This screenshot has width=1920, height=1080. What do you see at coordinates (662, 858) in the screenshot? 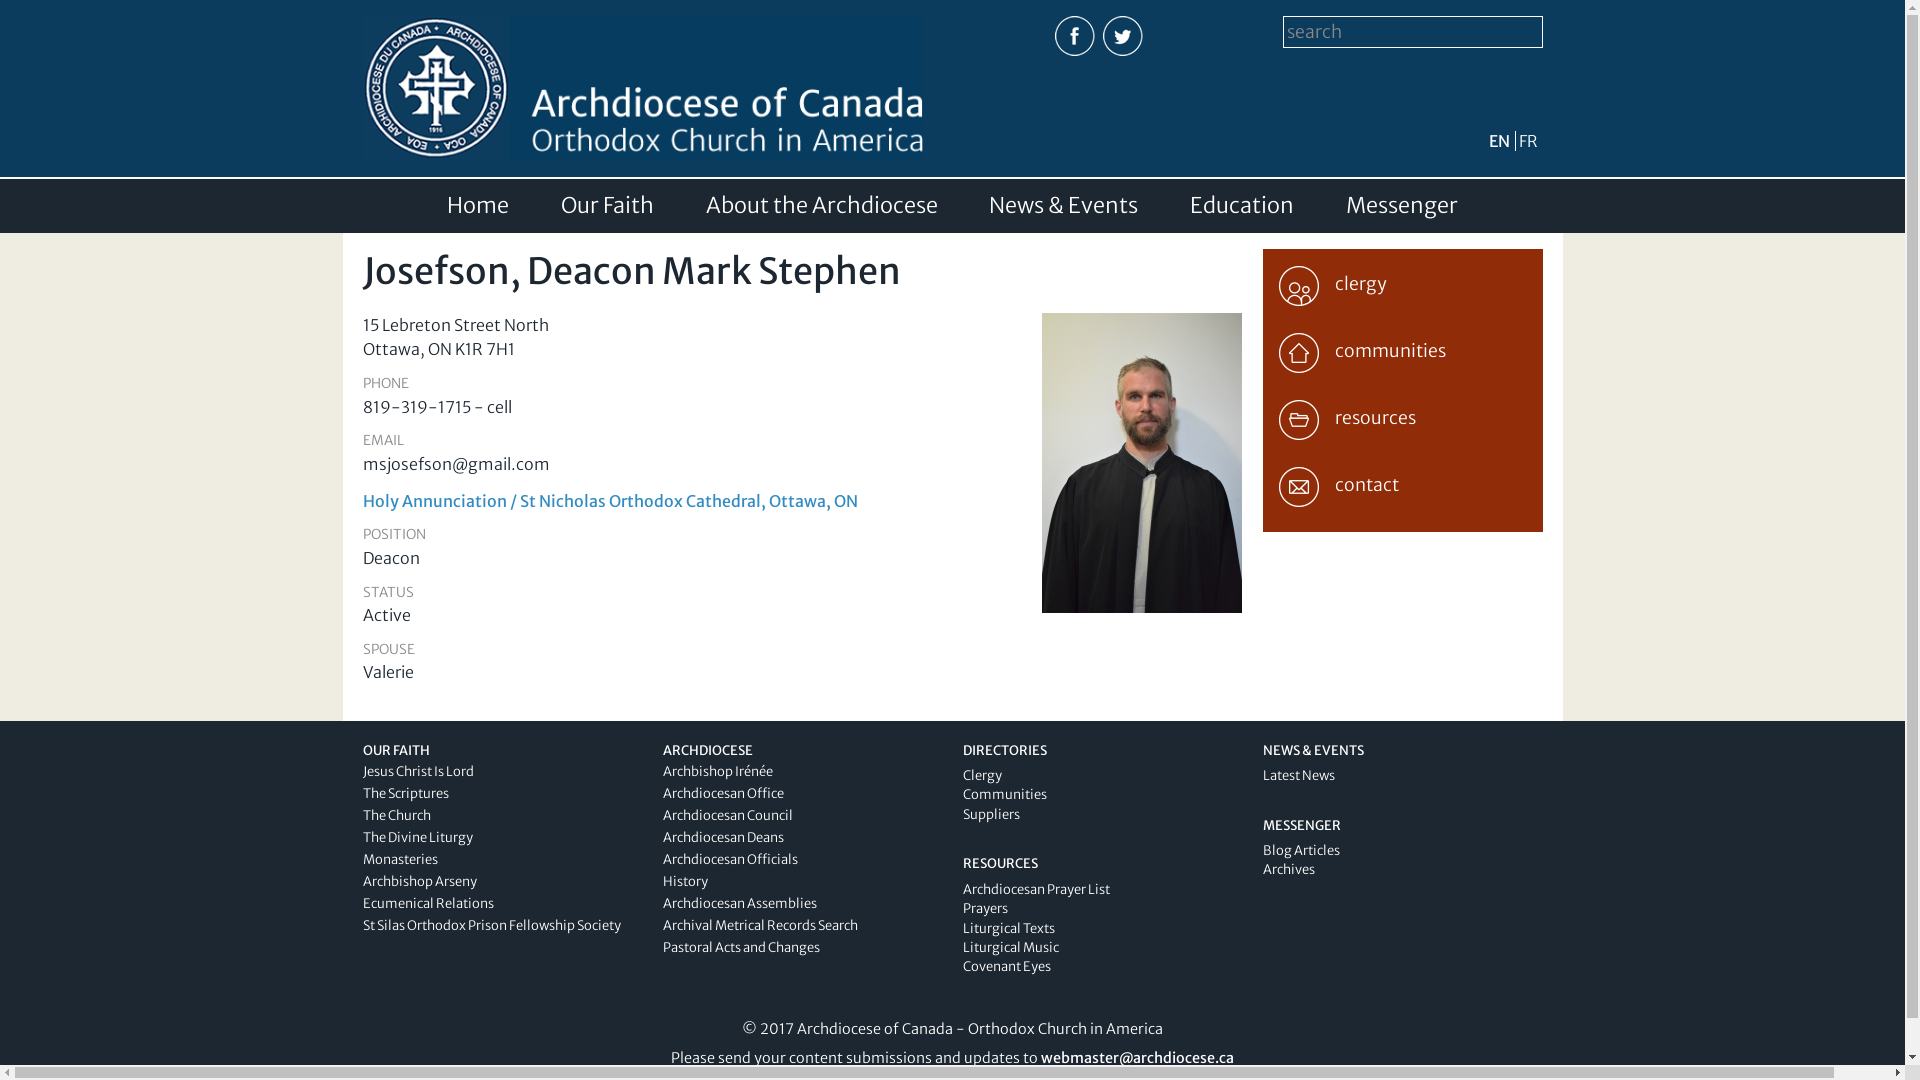
I see `'Archdiocesan Officials'` at bounding box center [662, 858].